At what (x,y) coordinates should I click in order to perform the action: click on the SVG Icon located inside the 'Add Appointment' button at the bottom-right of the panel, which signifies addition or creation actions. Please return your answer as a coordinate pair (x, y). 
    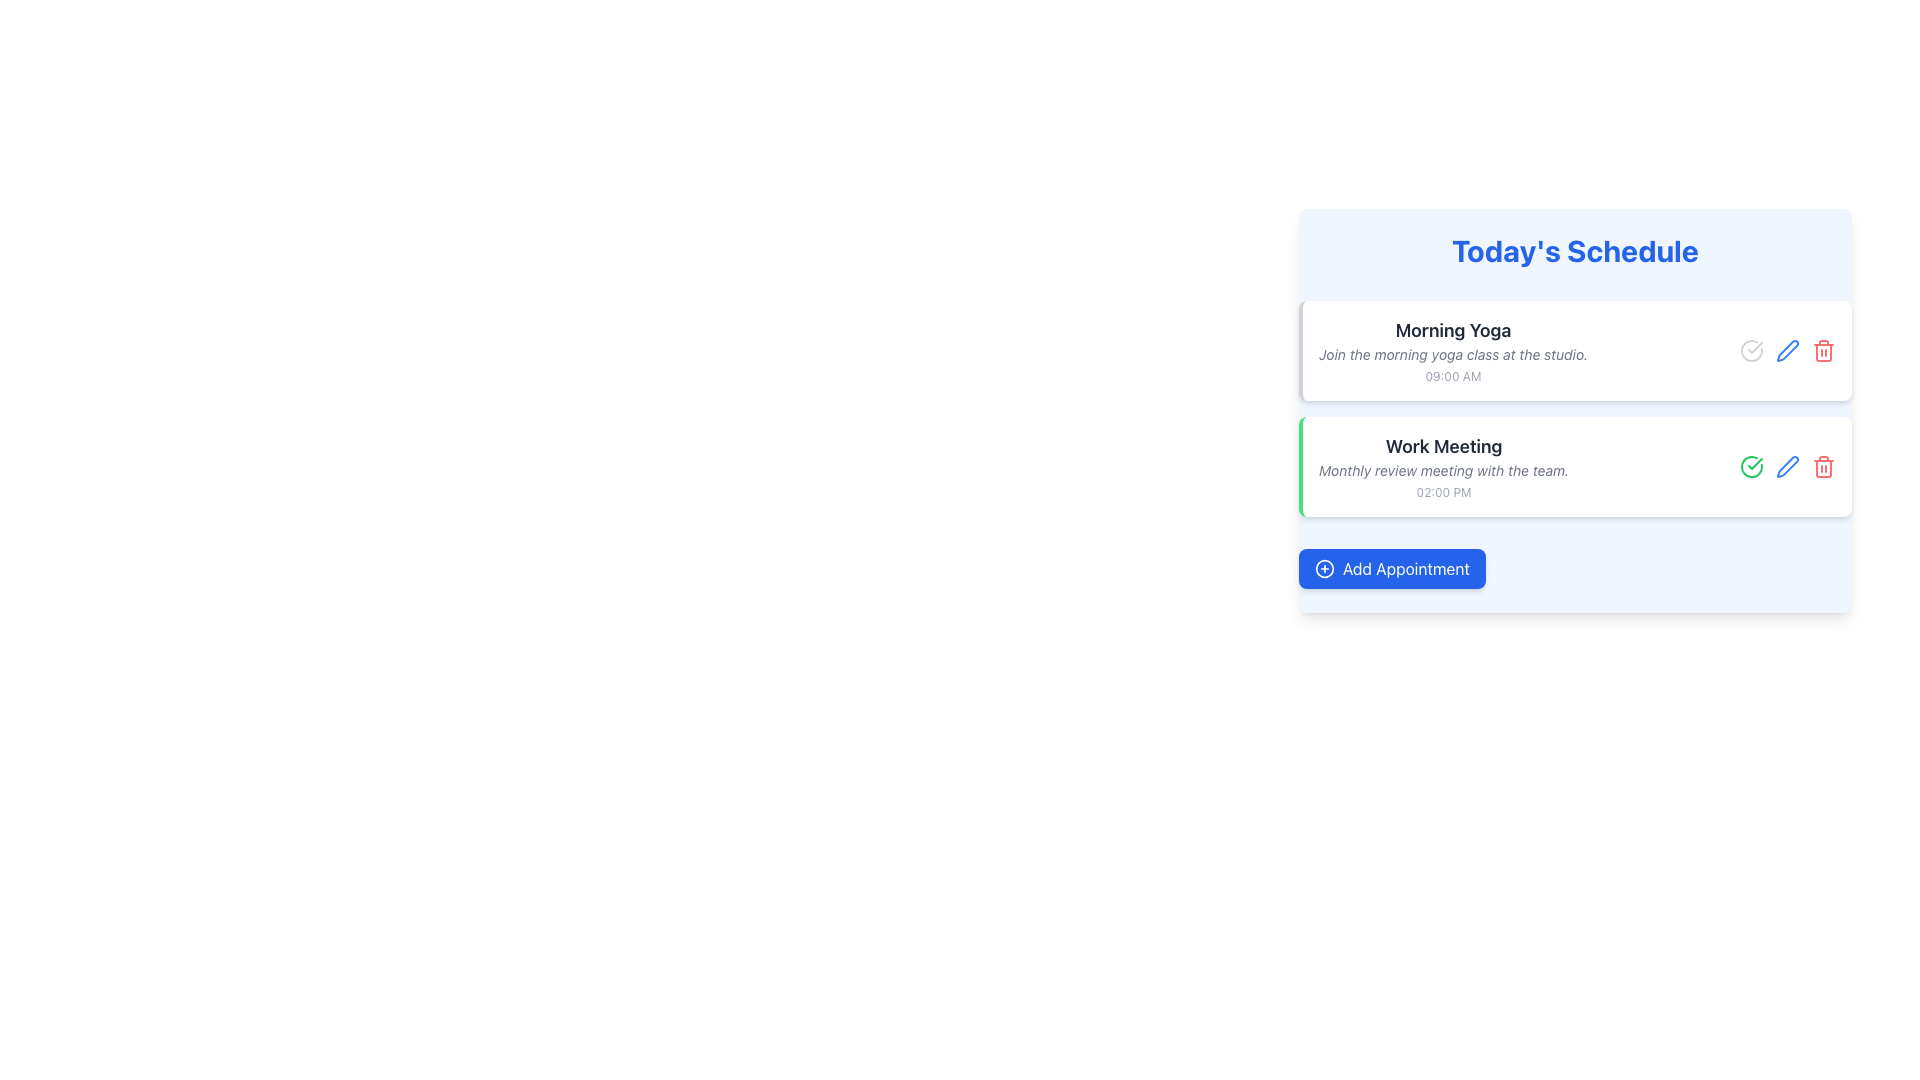
    Looking at the image, I should click on (1324, 569).